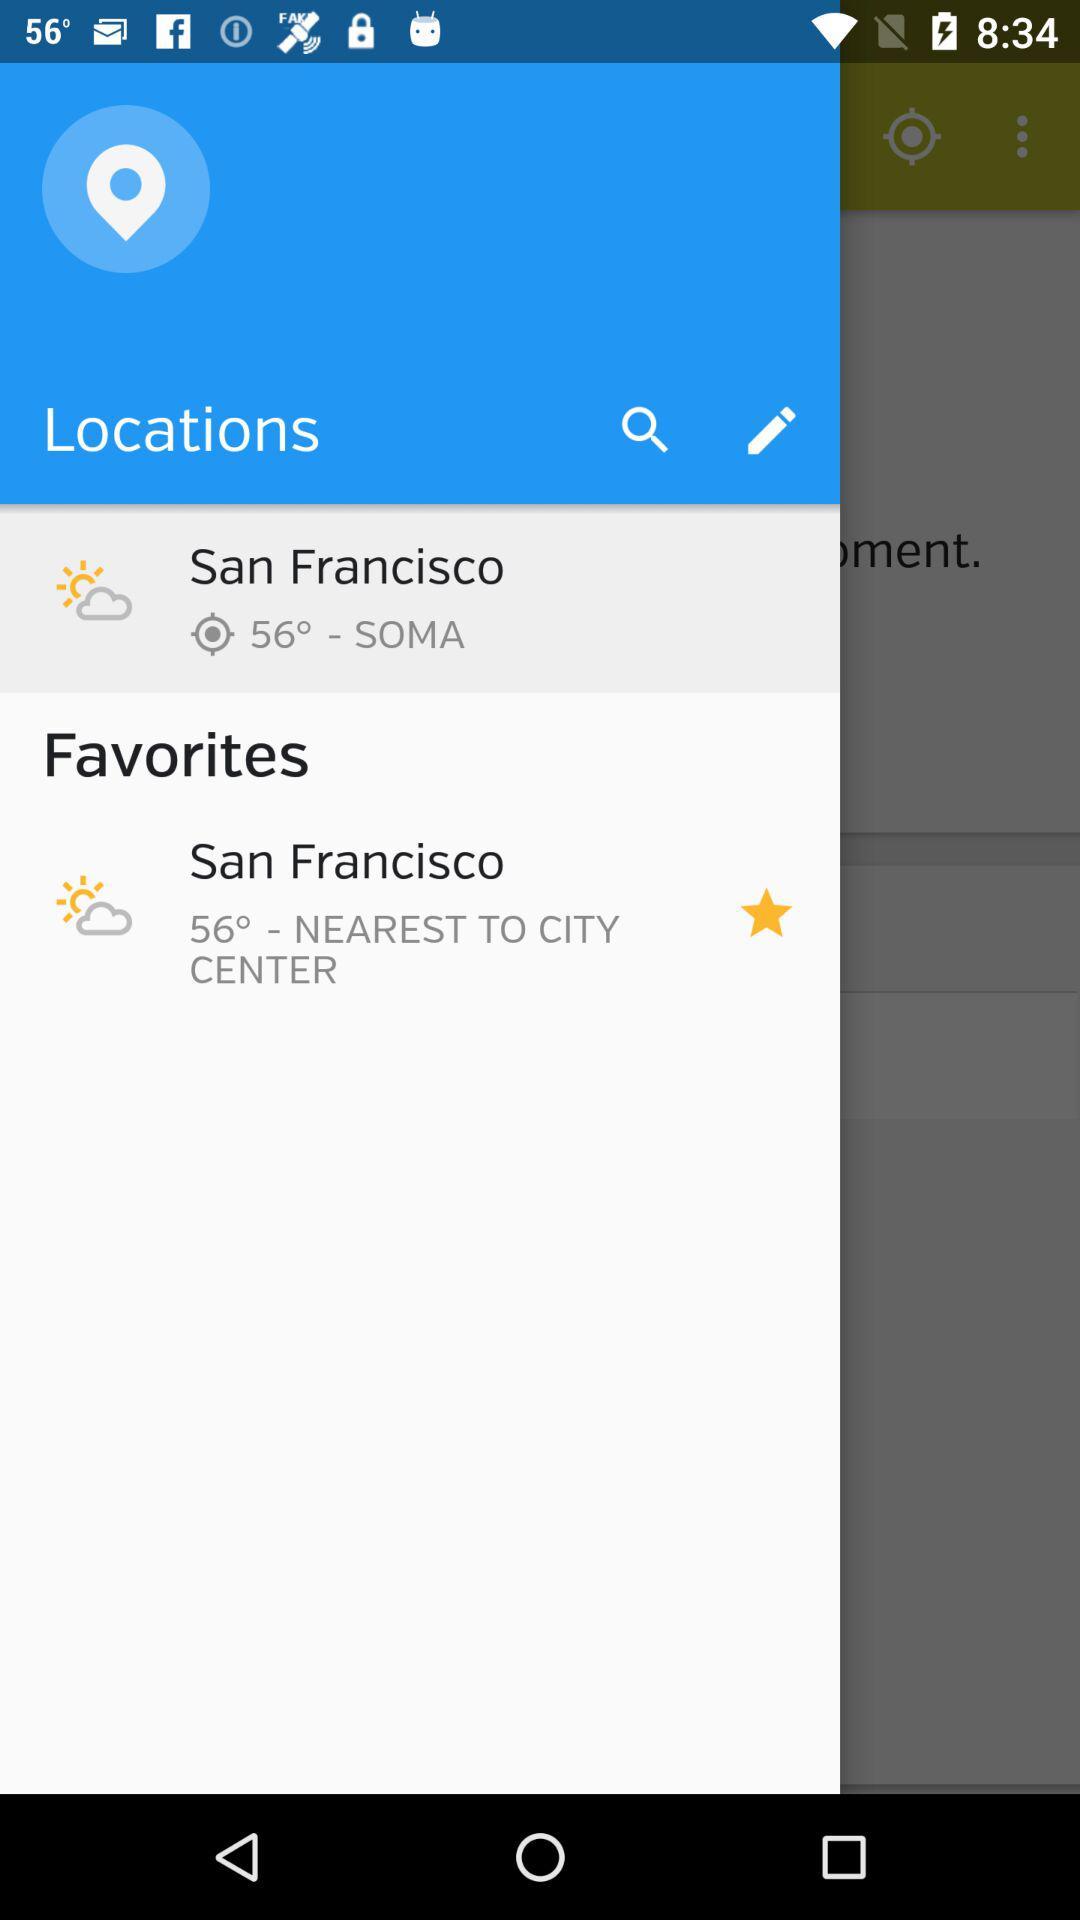 The width and height of the screenshot is (1080, 1920). I want to click on the search icon, so click(538, 344).